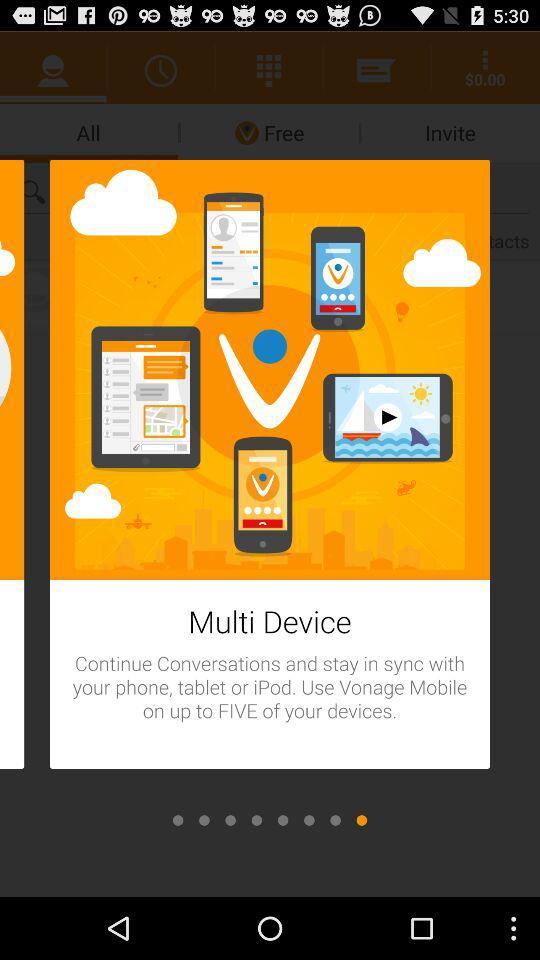  Describe the element at coordinates (309, 820) in the screenshot. I see `go back` at that location.